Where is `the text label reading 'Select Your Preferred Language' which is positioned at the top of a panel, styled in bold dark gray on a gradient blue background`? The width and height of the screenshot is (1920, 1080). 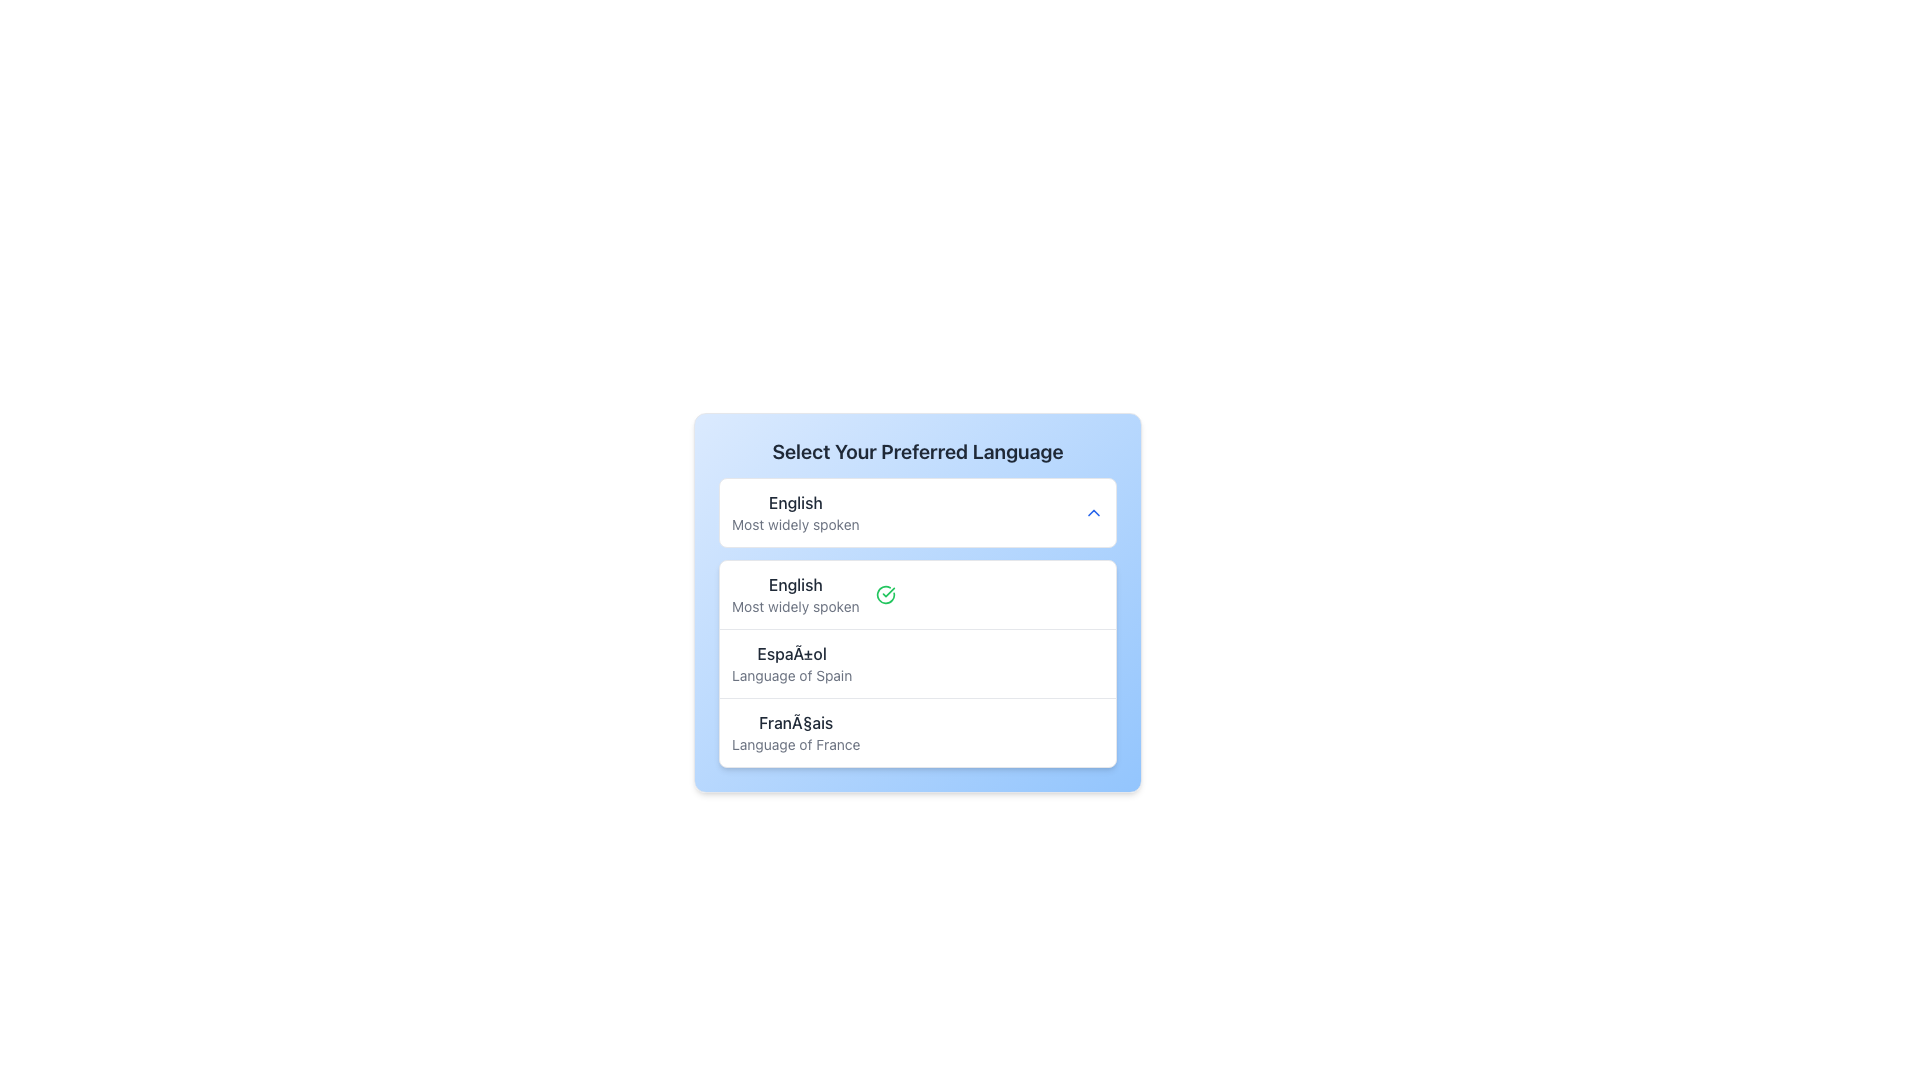 the text label reading 'Select Your Preferred Language' which is positioned at the top of a panel, styled in bold dark gray on a gradient blue background is located at coordinates (916, 451).